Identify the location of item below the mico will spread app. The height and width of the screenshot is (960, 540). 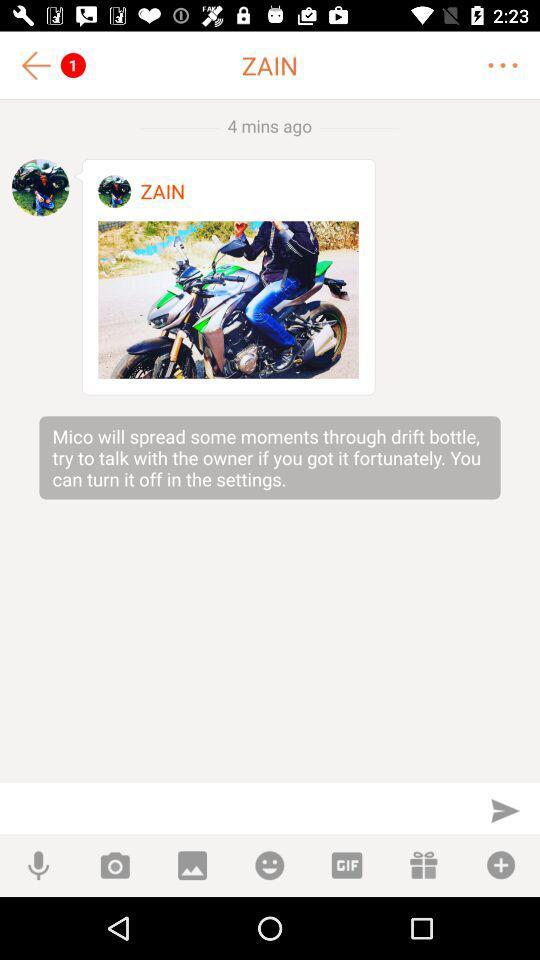
(504, 810).